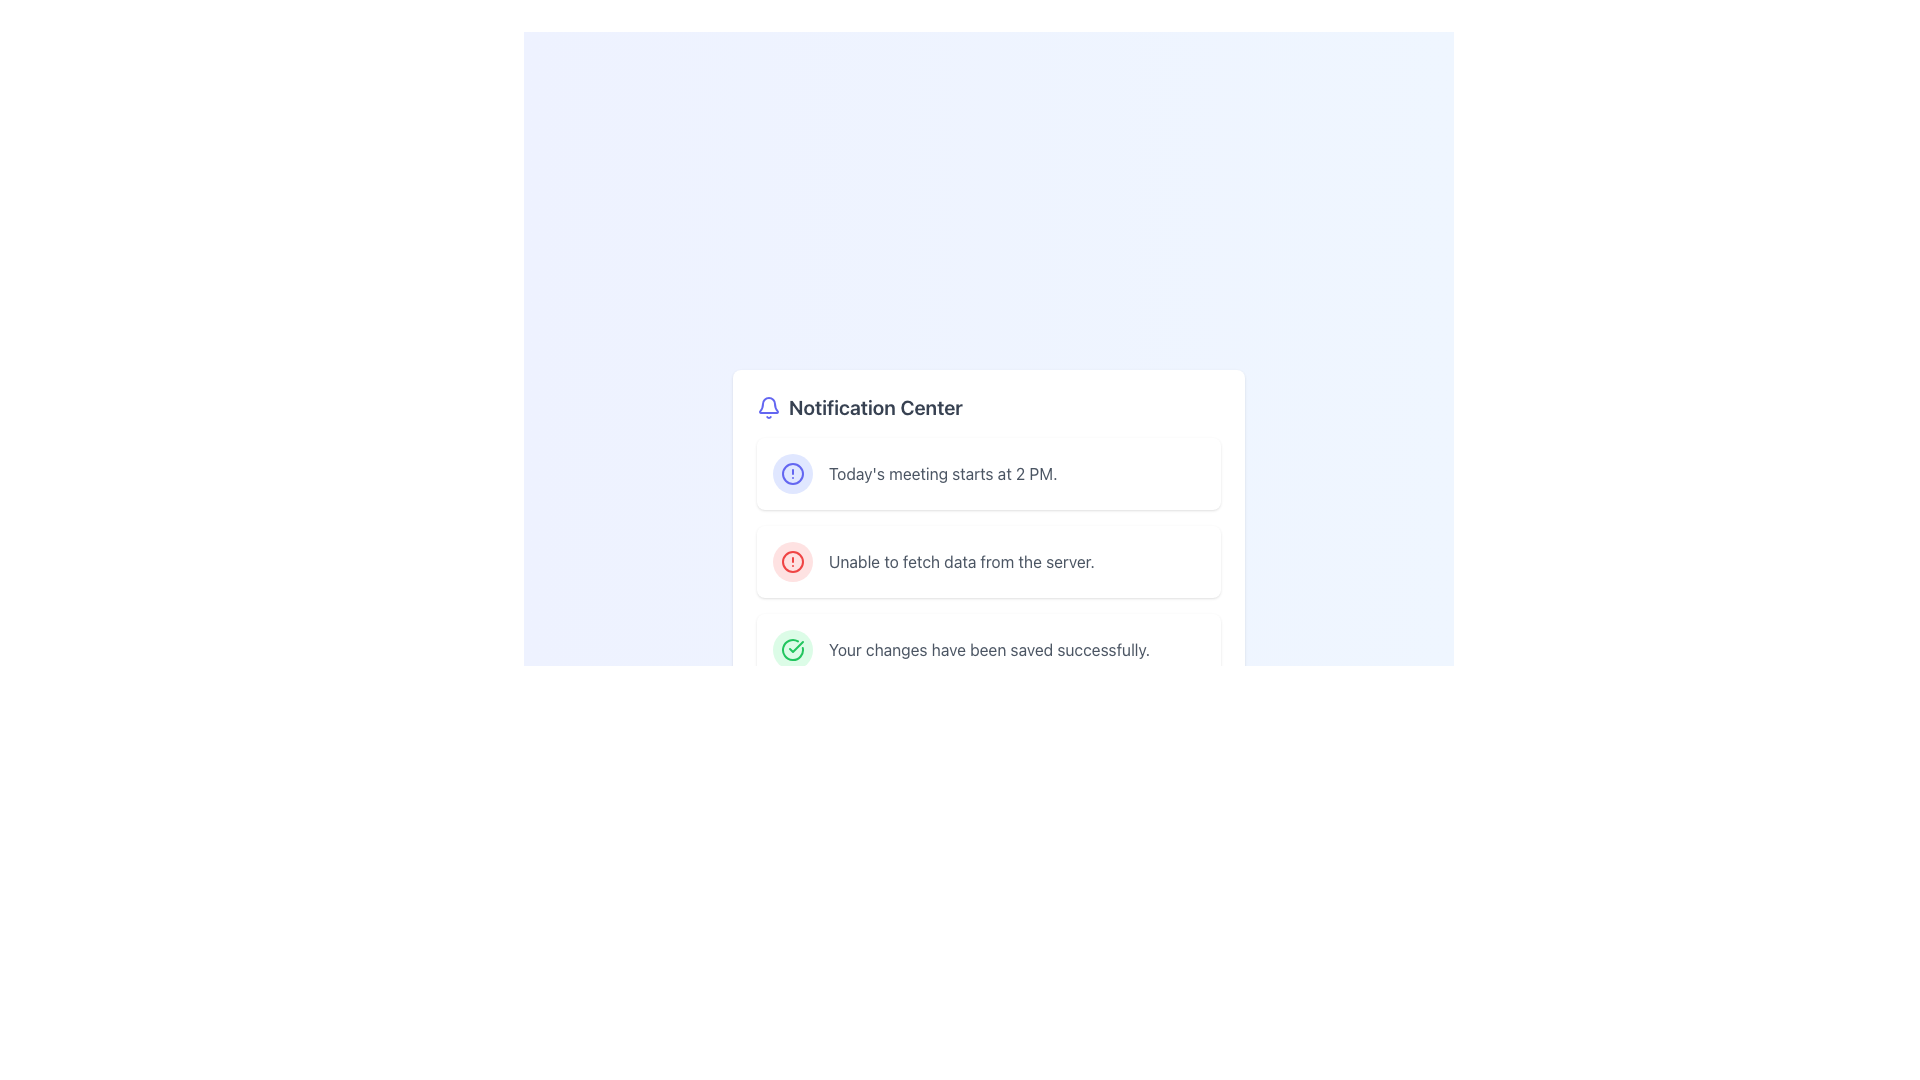 The width and height of the screenshot is (1920, 1080). Describe the element at coordinates (875, 407) in the screenshot. I see `the 'Notification Center' text label, which is a bold, dark gray heading located at the start of the notification list in the notification panel` at that location.